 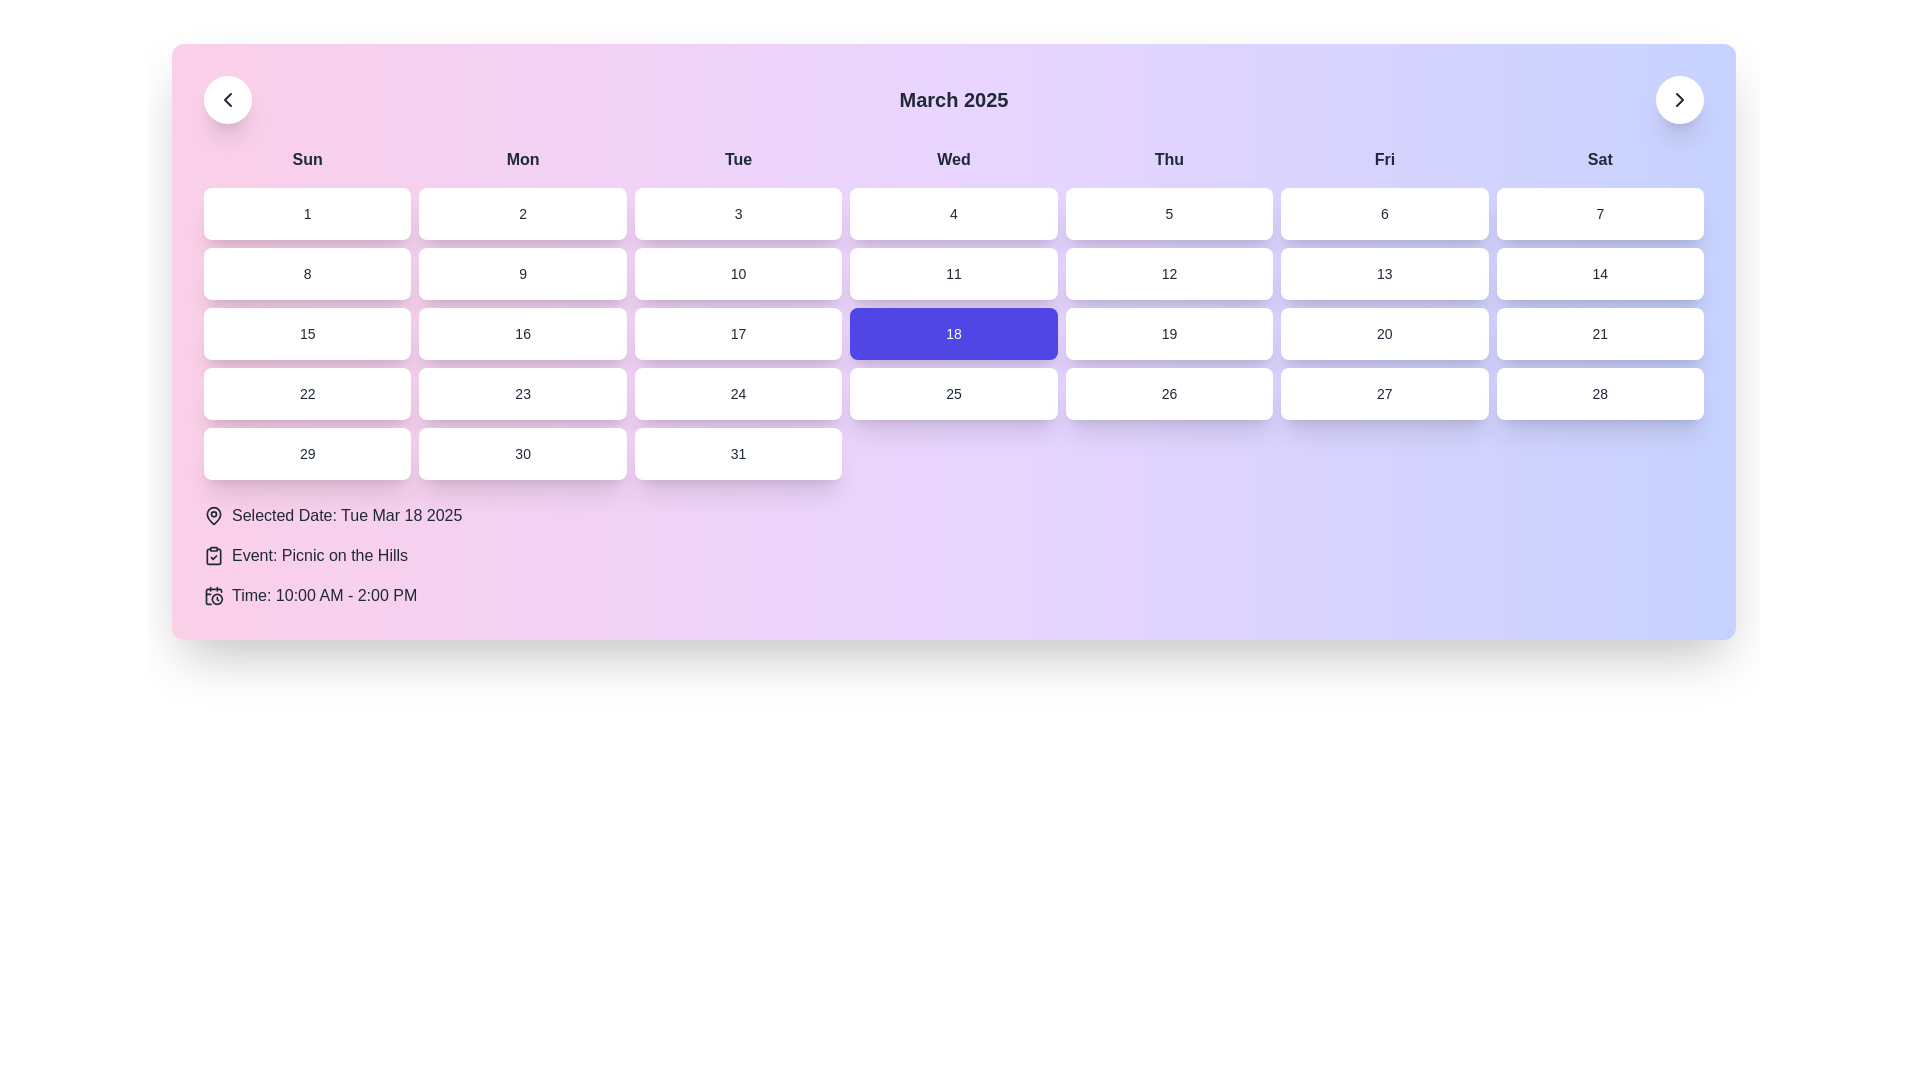 I want to click on the selectable date button representing date '8' in the calendar interface, so click(x=306, y=273).